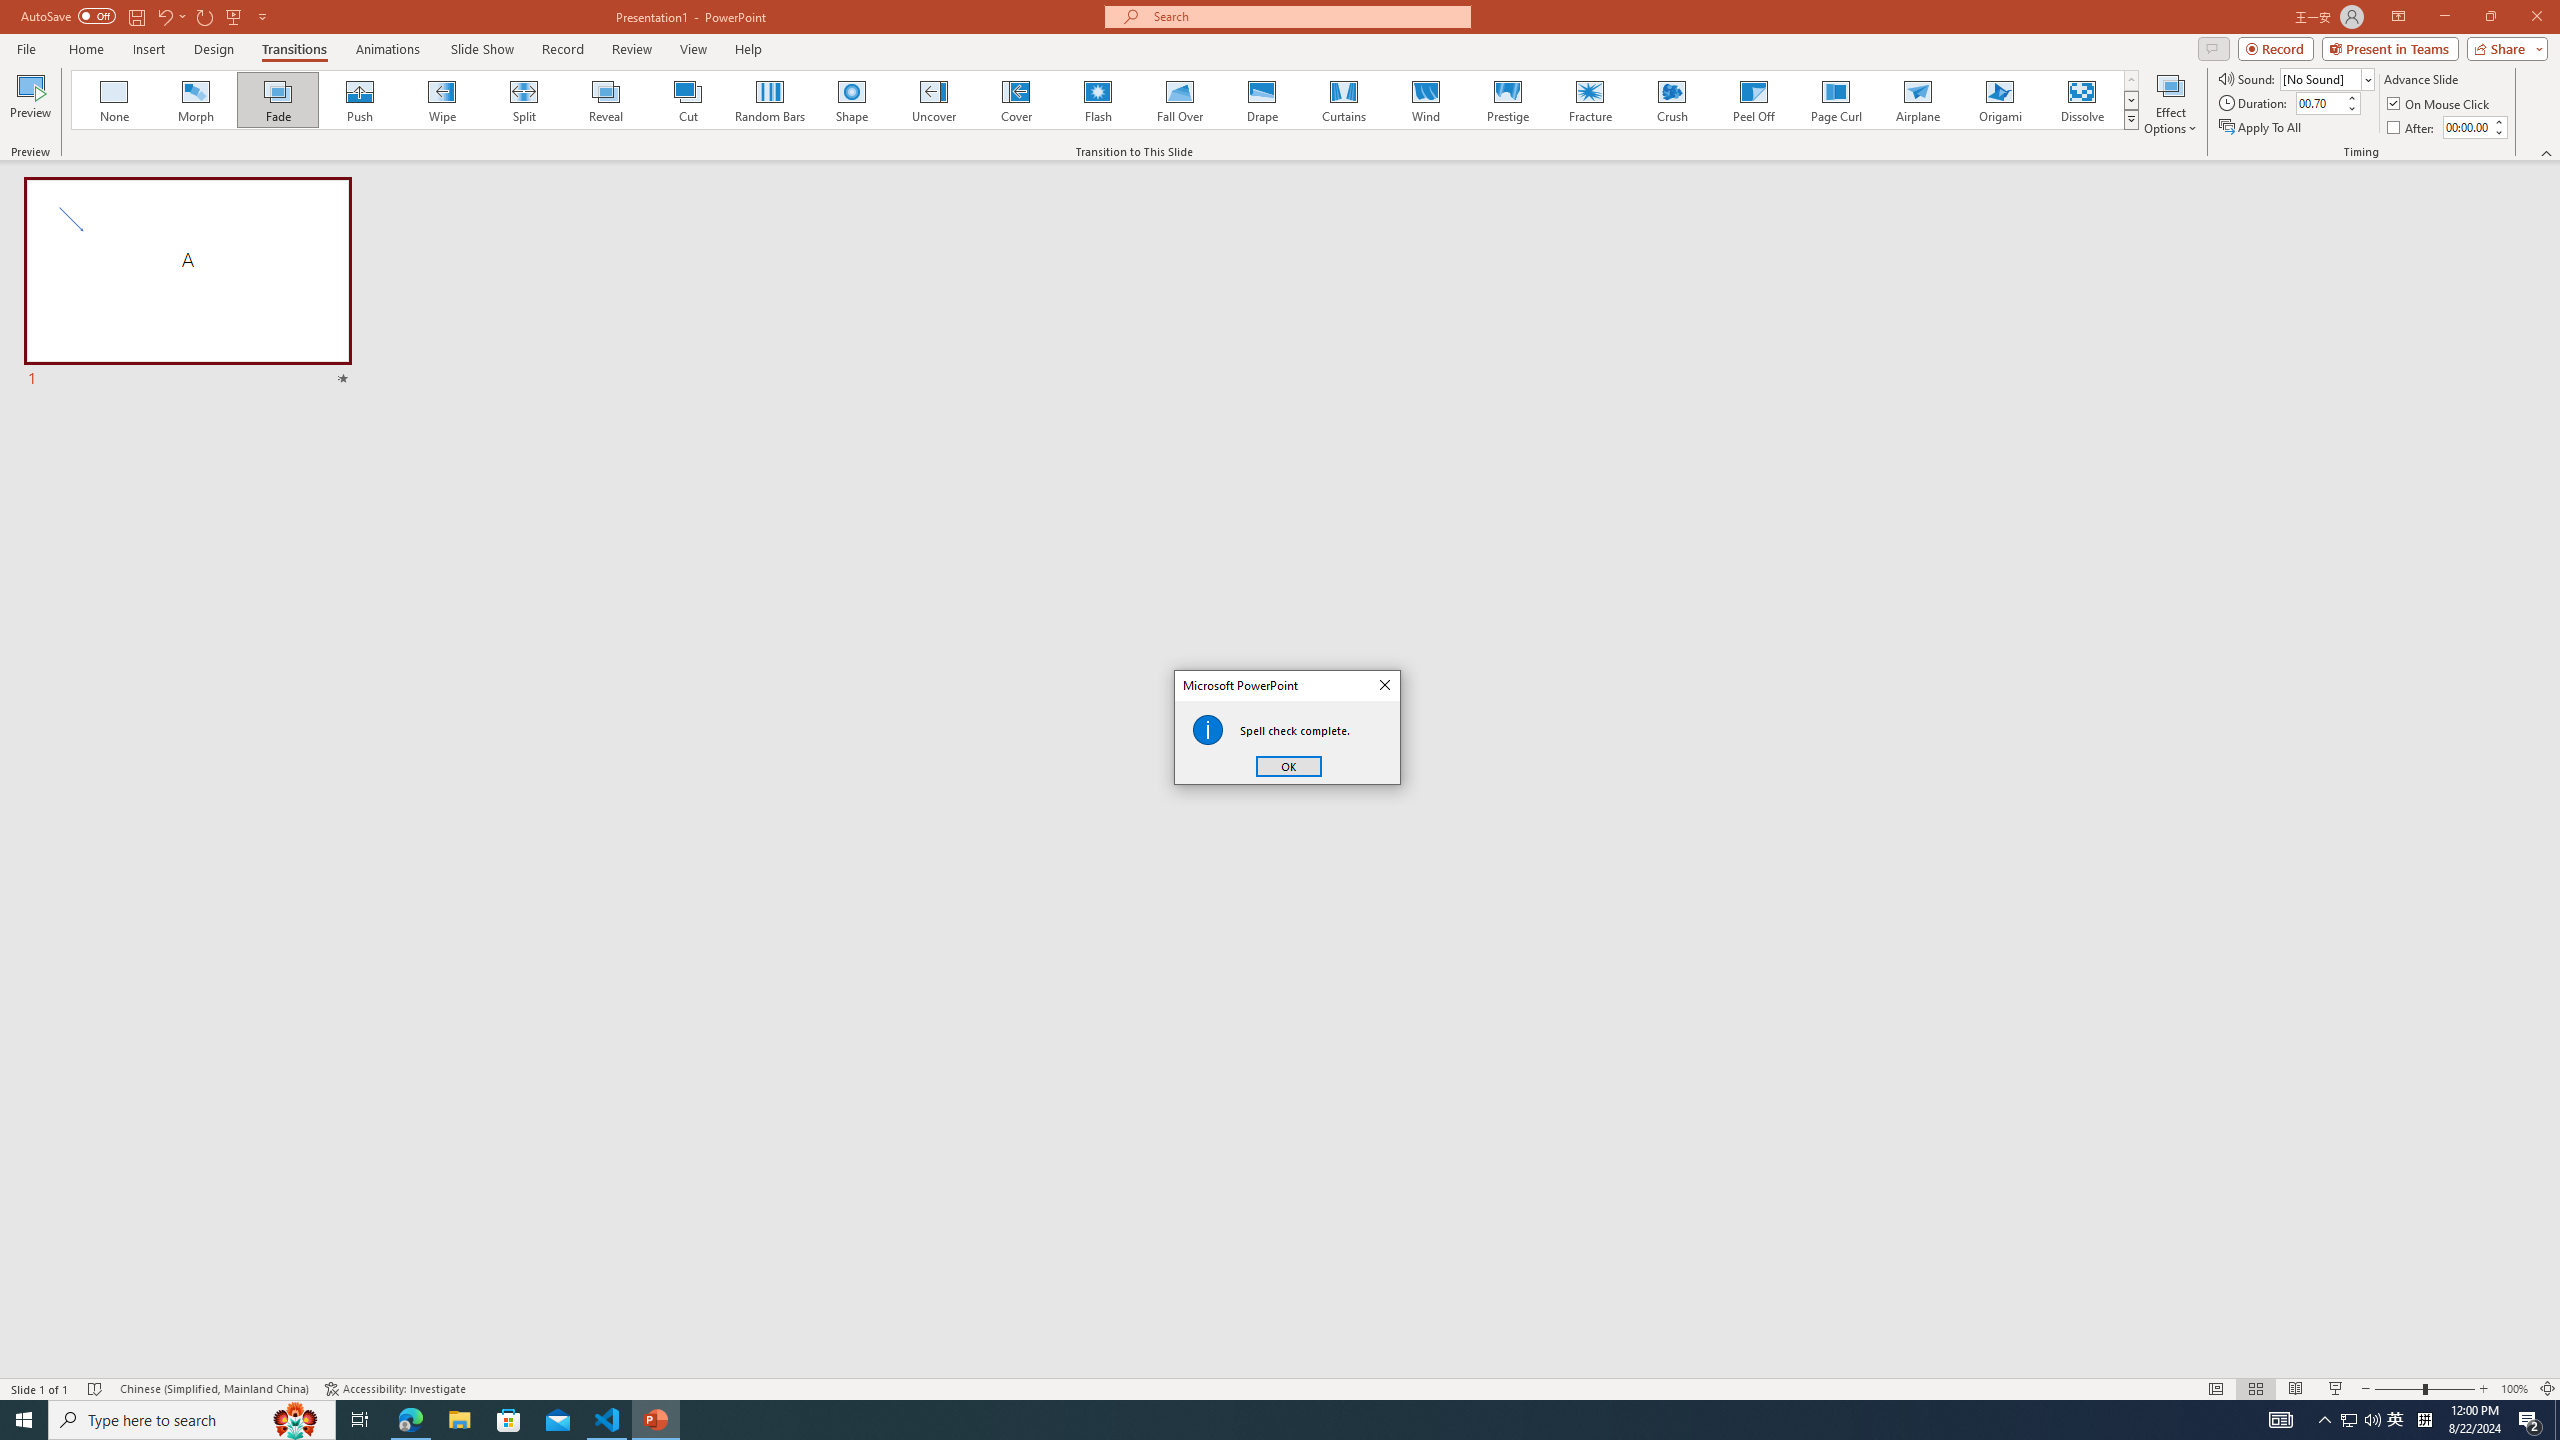  What do you see at coordinates (606, 99) in the screenshot?
I see `'Reveal'` at bounding box center [606, 99].